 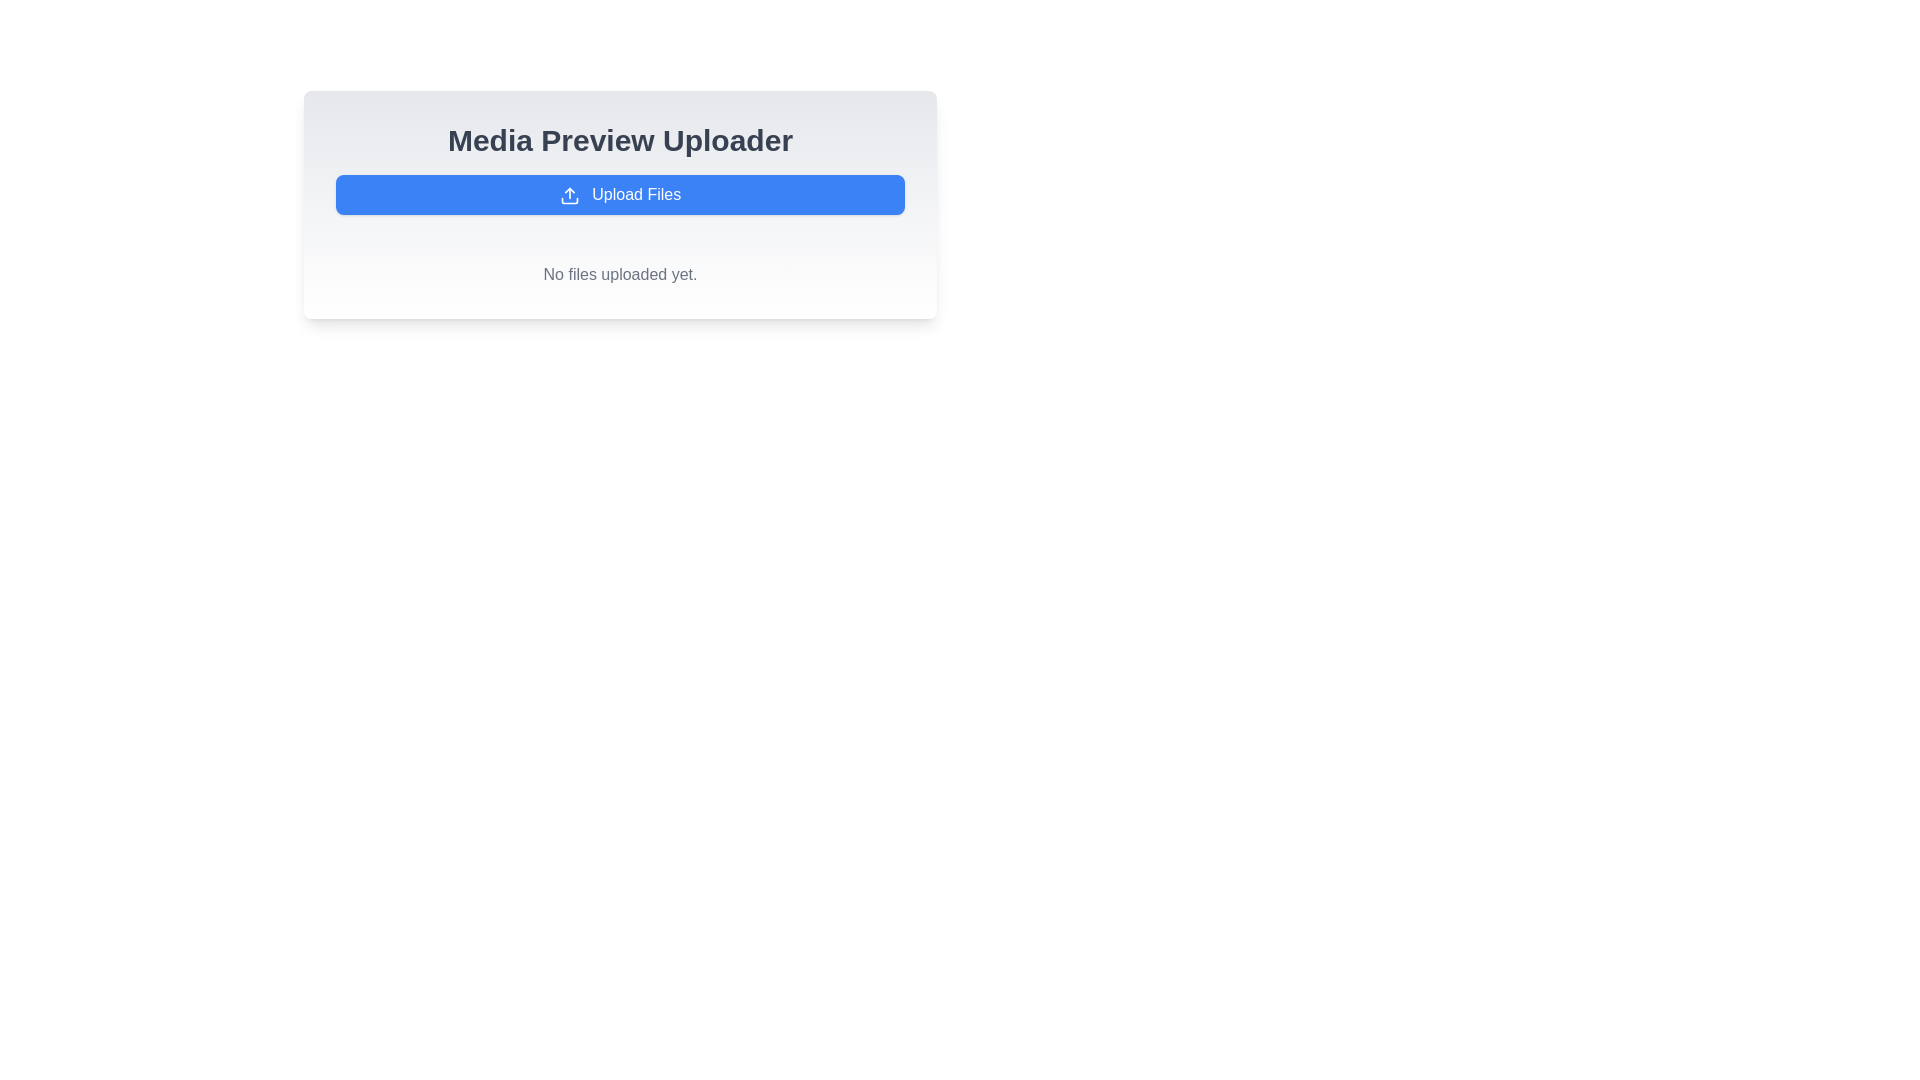 I want to click on the text label 'Media Preview Uploader', which is styled with a bold and large sans-serif font and is centered on a white background above the blue button labeled 'Upload Files', so click(x=619, y=140).